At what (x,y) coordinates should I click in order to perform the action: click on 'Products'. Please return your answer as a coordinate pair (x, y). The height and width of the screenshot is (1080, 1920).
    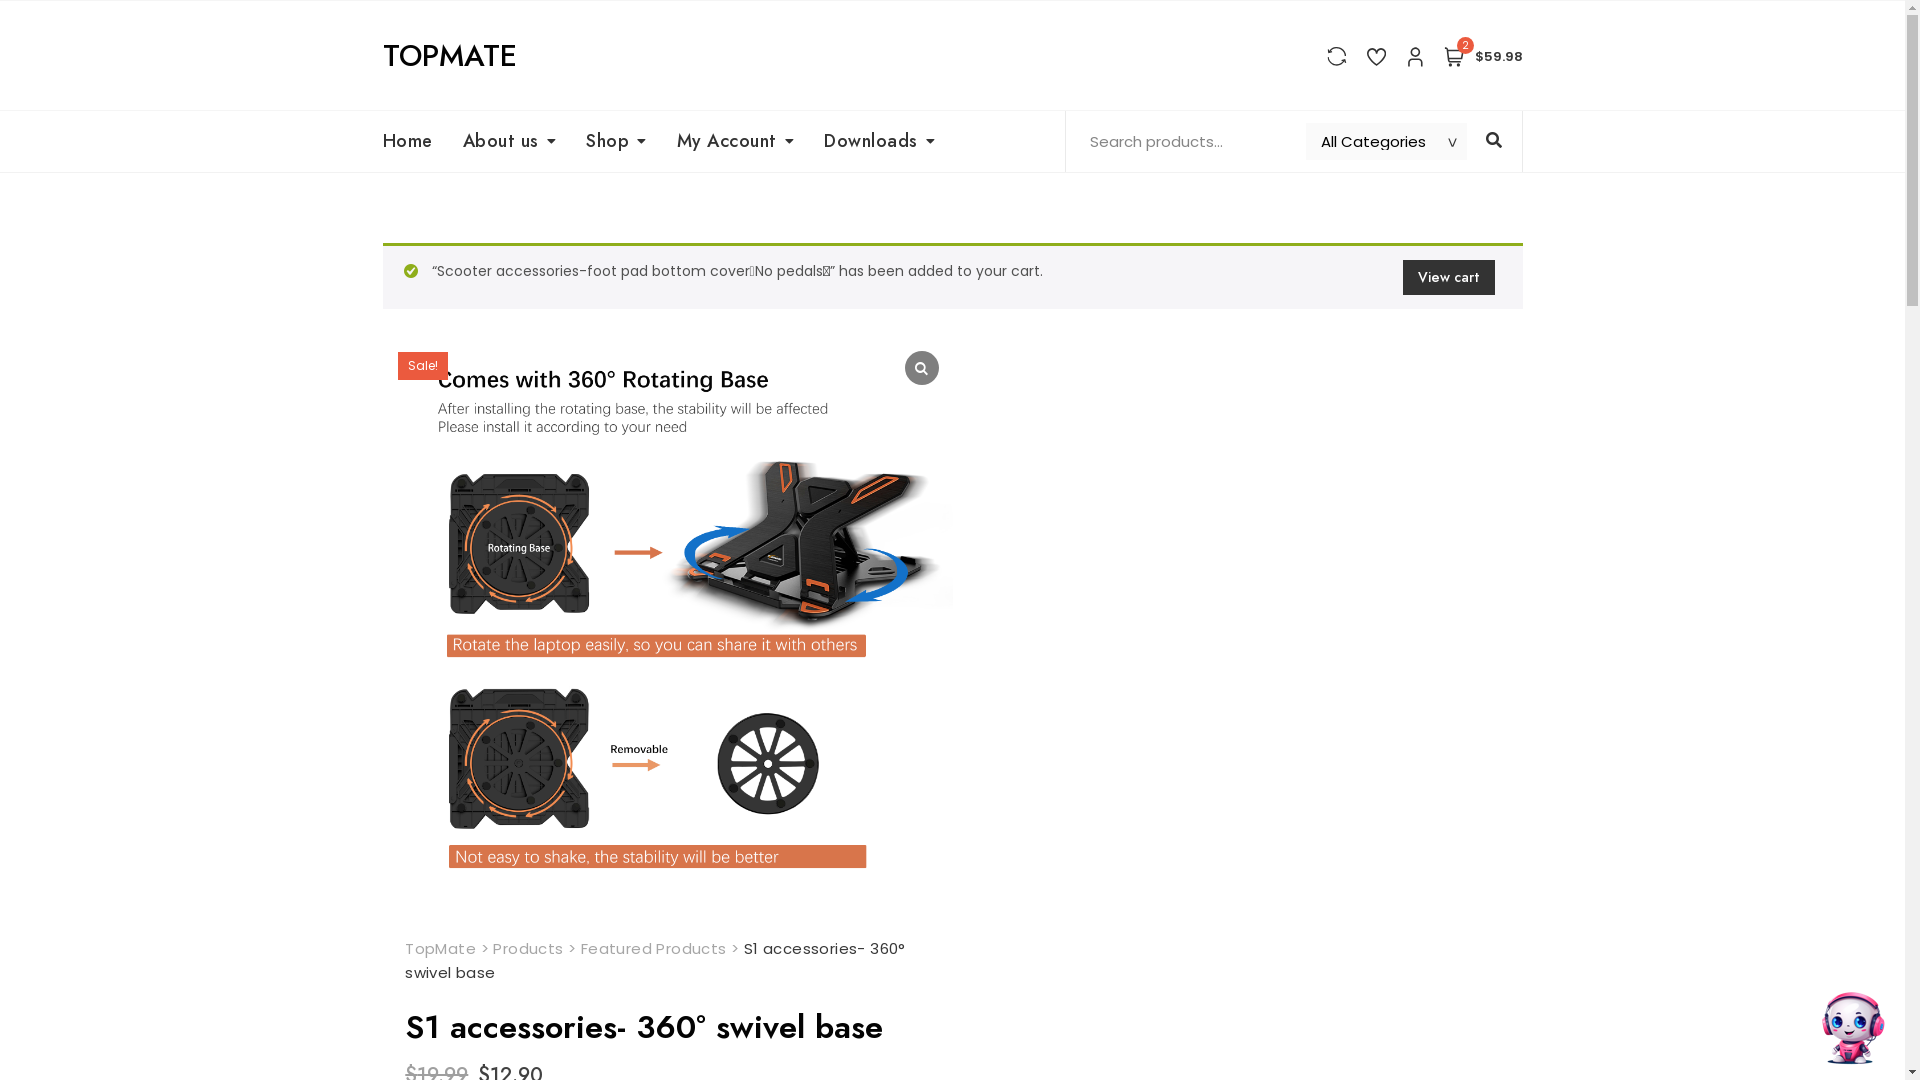
    Looking at the image, I should click on (528, 947).